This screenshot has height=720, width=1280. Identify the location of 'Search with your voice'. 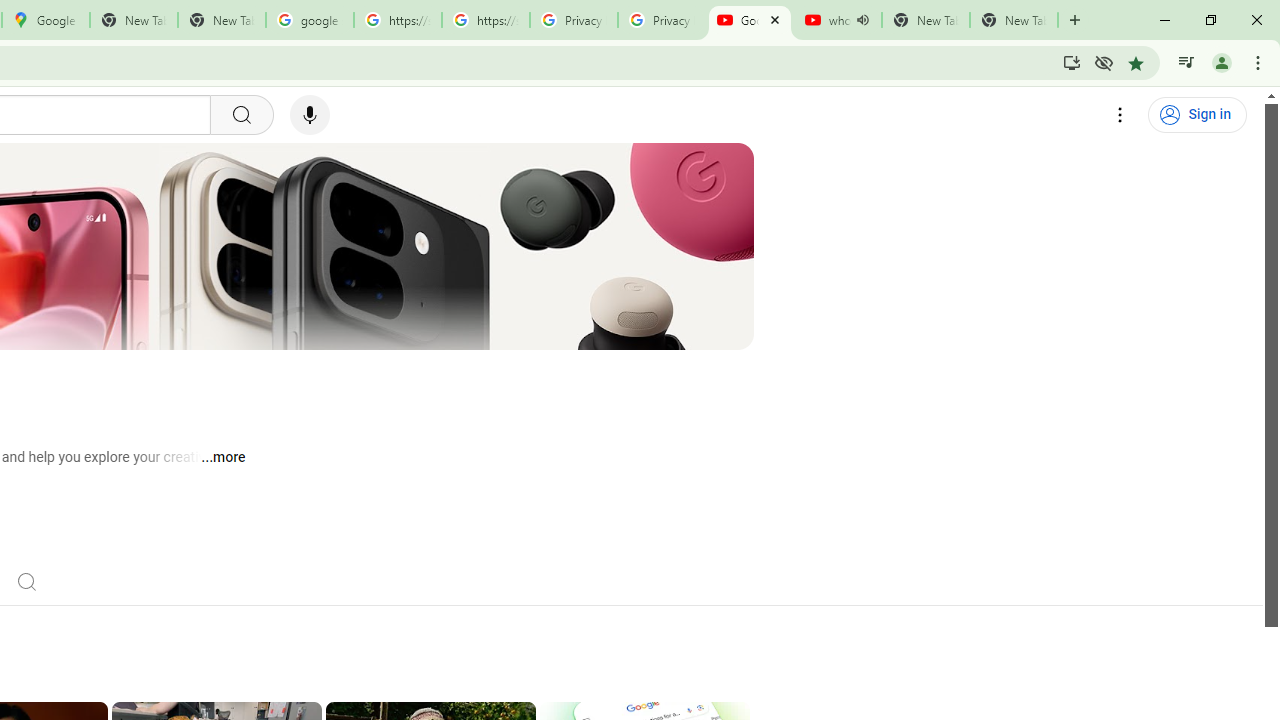
(308, 115).